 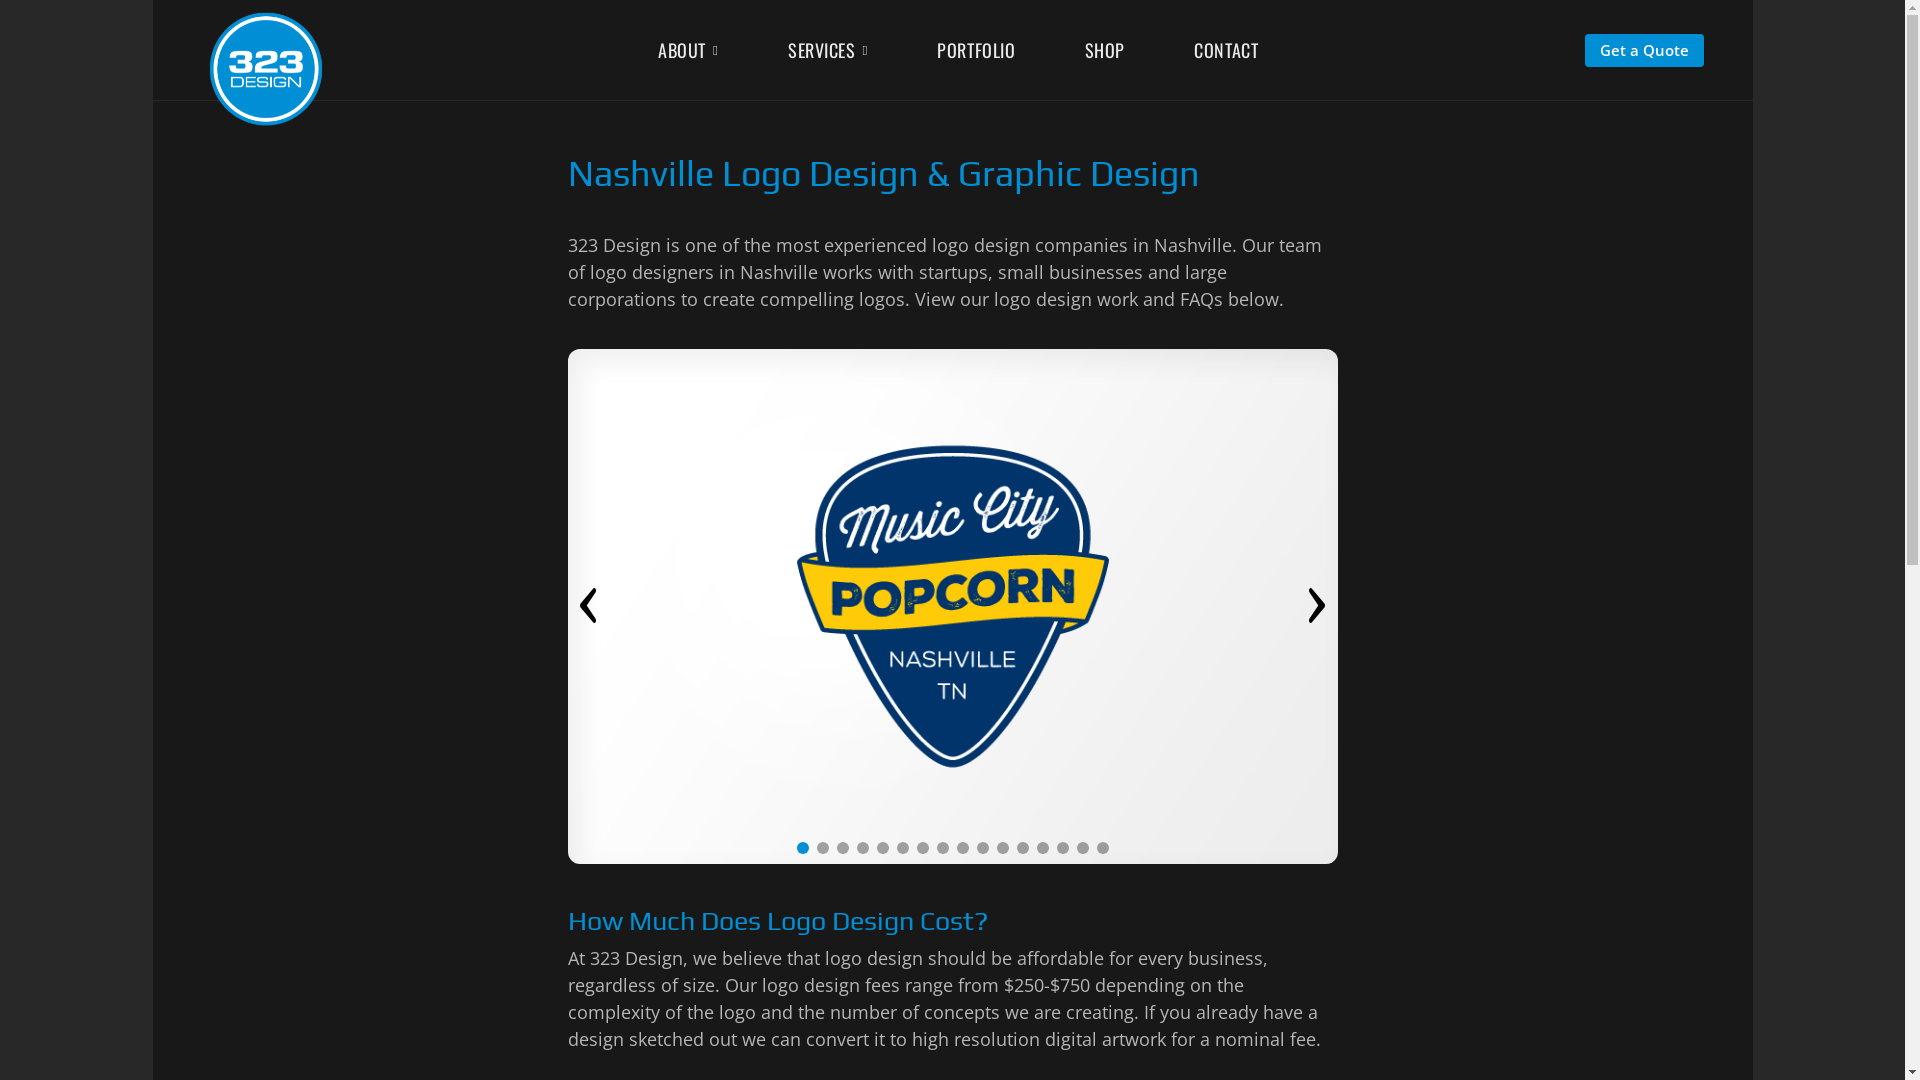 What do you see at coordinates (828, 50) in the screenshot?
I see `'SERVICES'` at bounding box center [828, 50].